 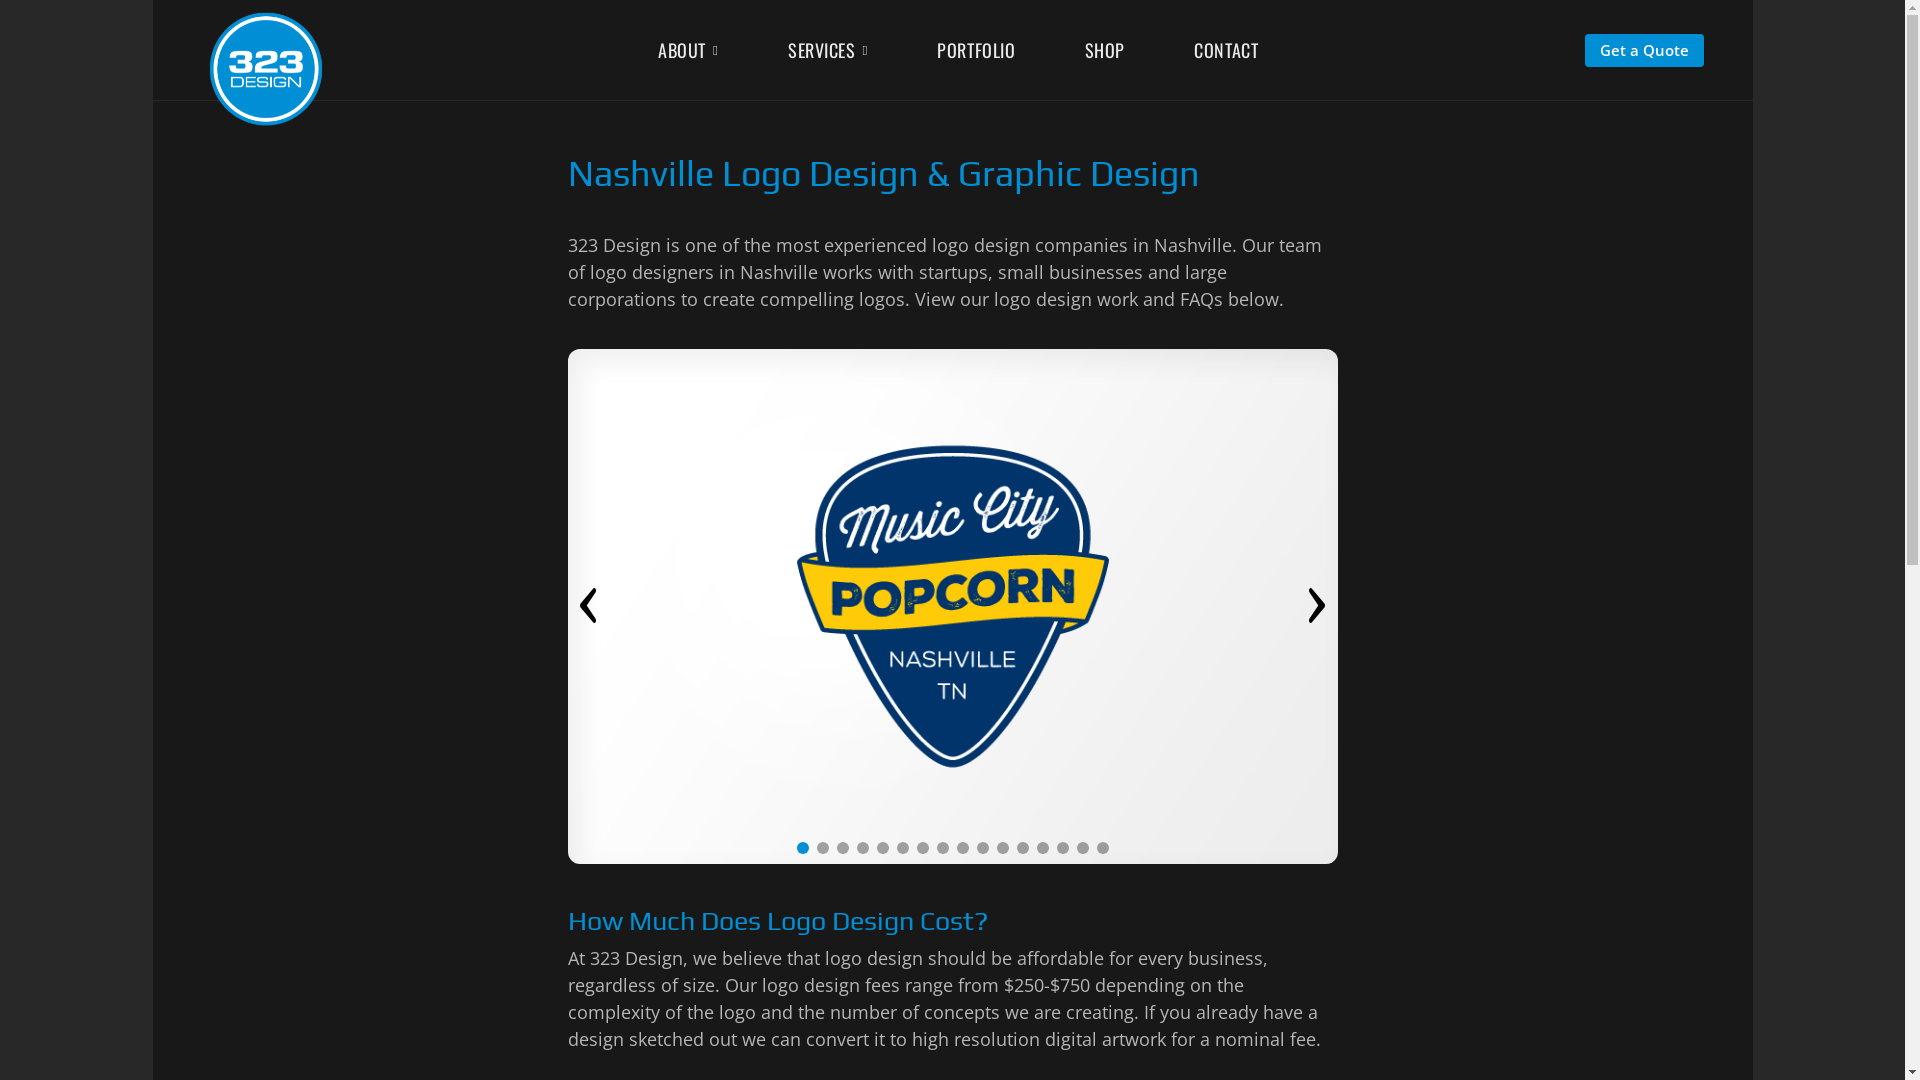 What do you see at coordinates (828, 50) in the screenshot?
I see `'SERVICES'` at bounding box center [828, 50].